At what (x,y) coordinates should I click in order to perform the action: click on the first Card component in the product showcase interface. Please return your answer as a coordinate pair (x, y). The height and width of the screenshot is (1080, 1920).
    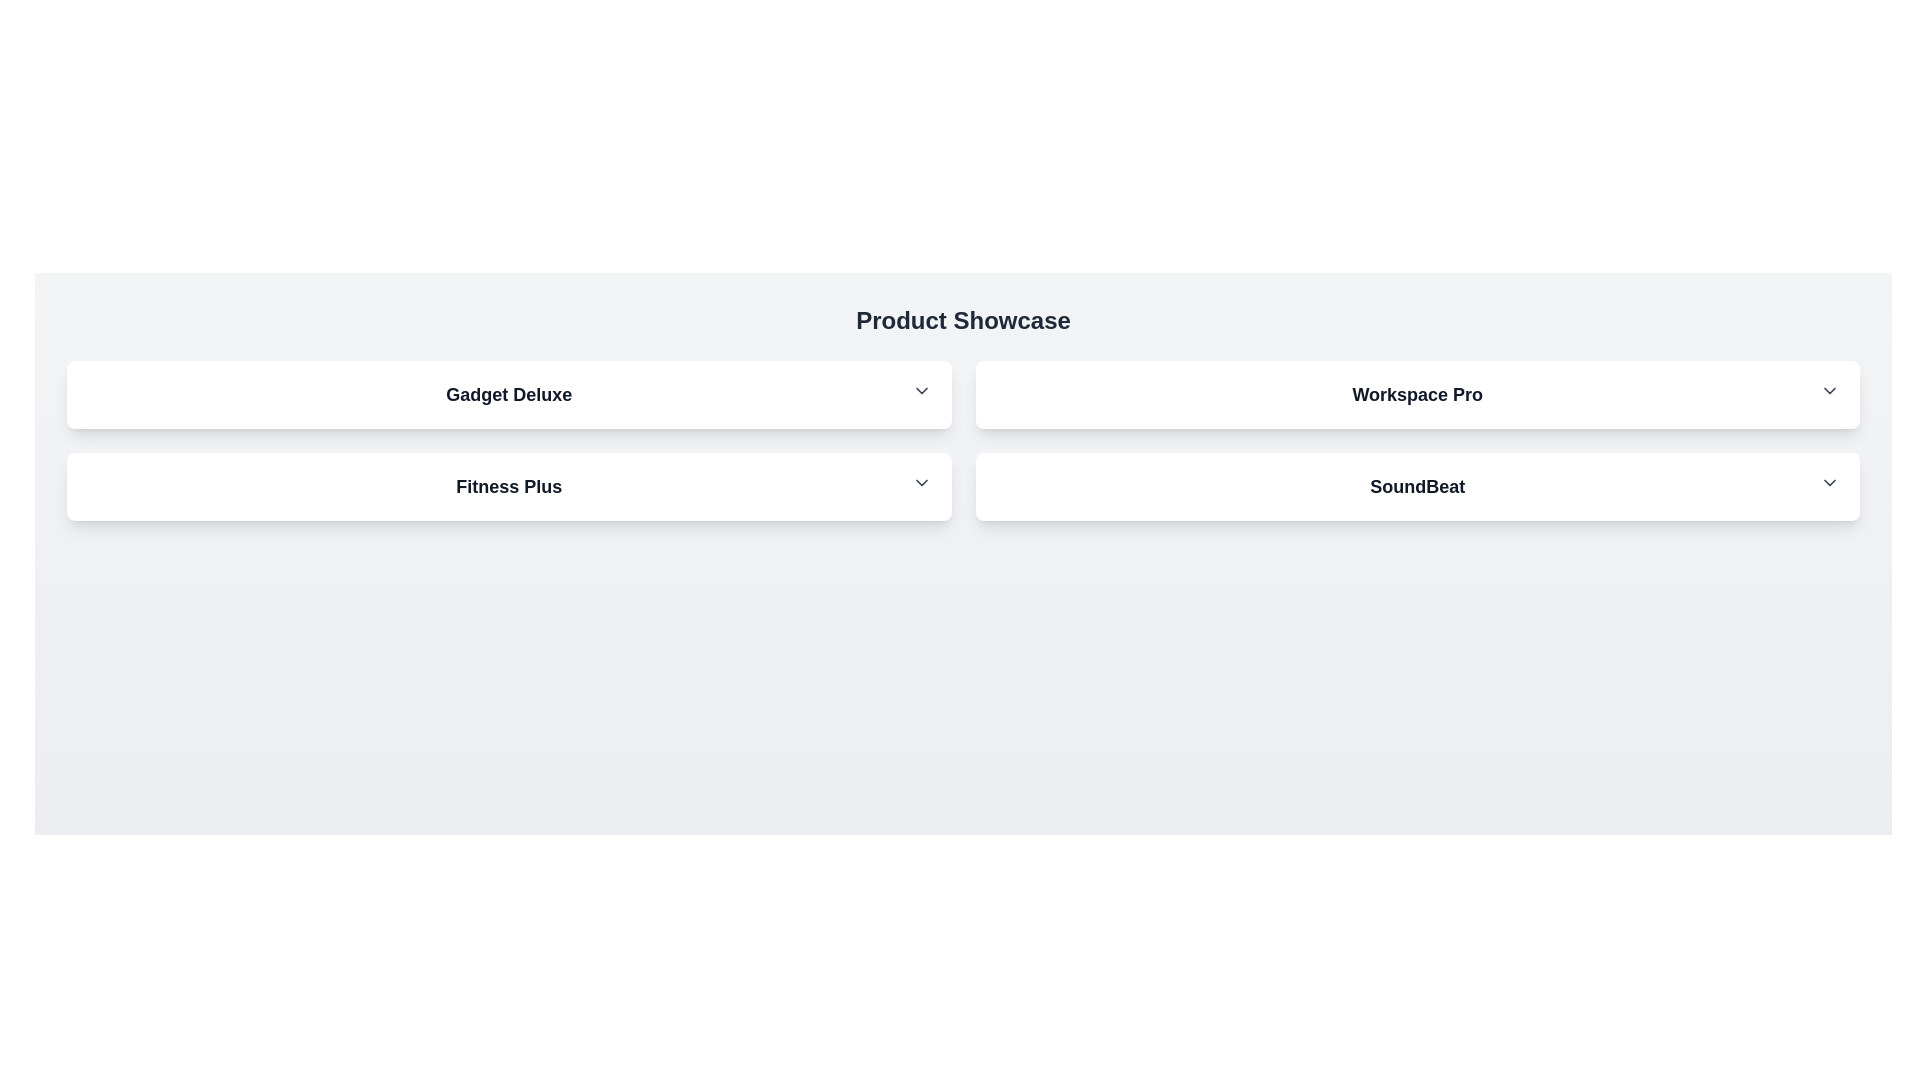
    Looking at the image, I should click on (509, 394).